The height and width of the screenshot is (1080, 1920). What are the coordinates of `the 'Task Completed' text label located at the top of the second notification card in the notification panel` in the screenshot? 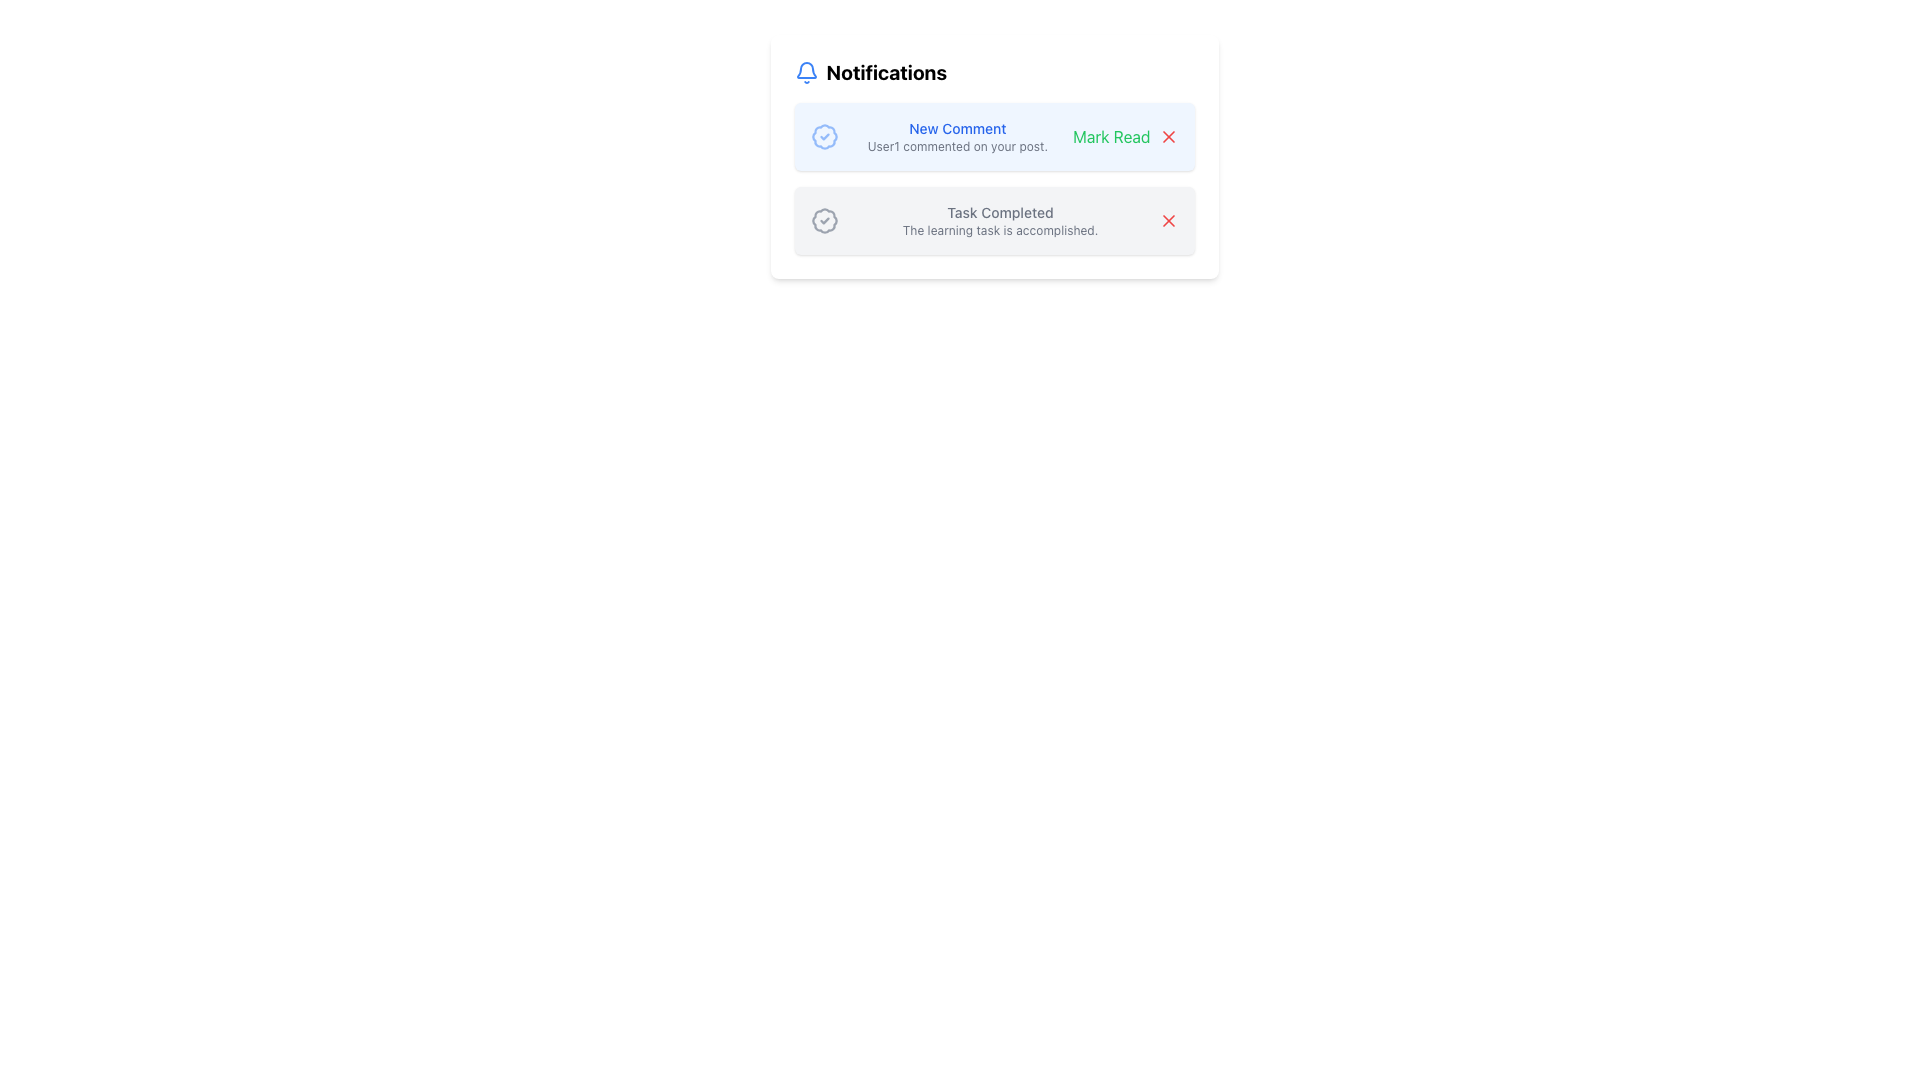 It's located at (1000, 212).